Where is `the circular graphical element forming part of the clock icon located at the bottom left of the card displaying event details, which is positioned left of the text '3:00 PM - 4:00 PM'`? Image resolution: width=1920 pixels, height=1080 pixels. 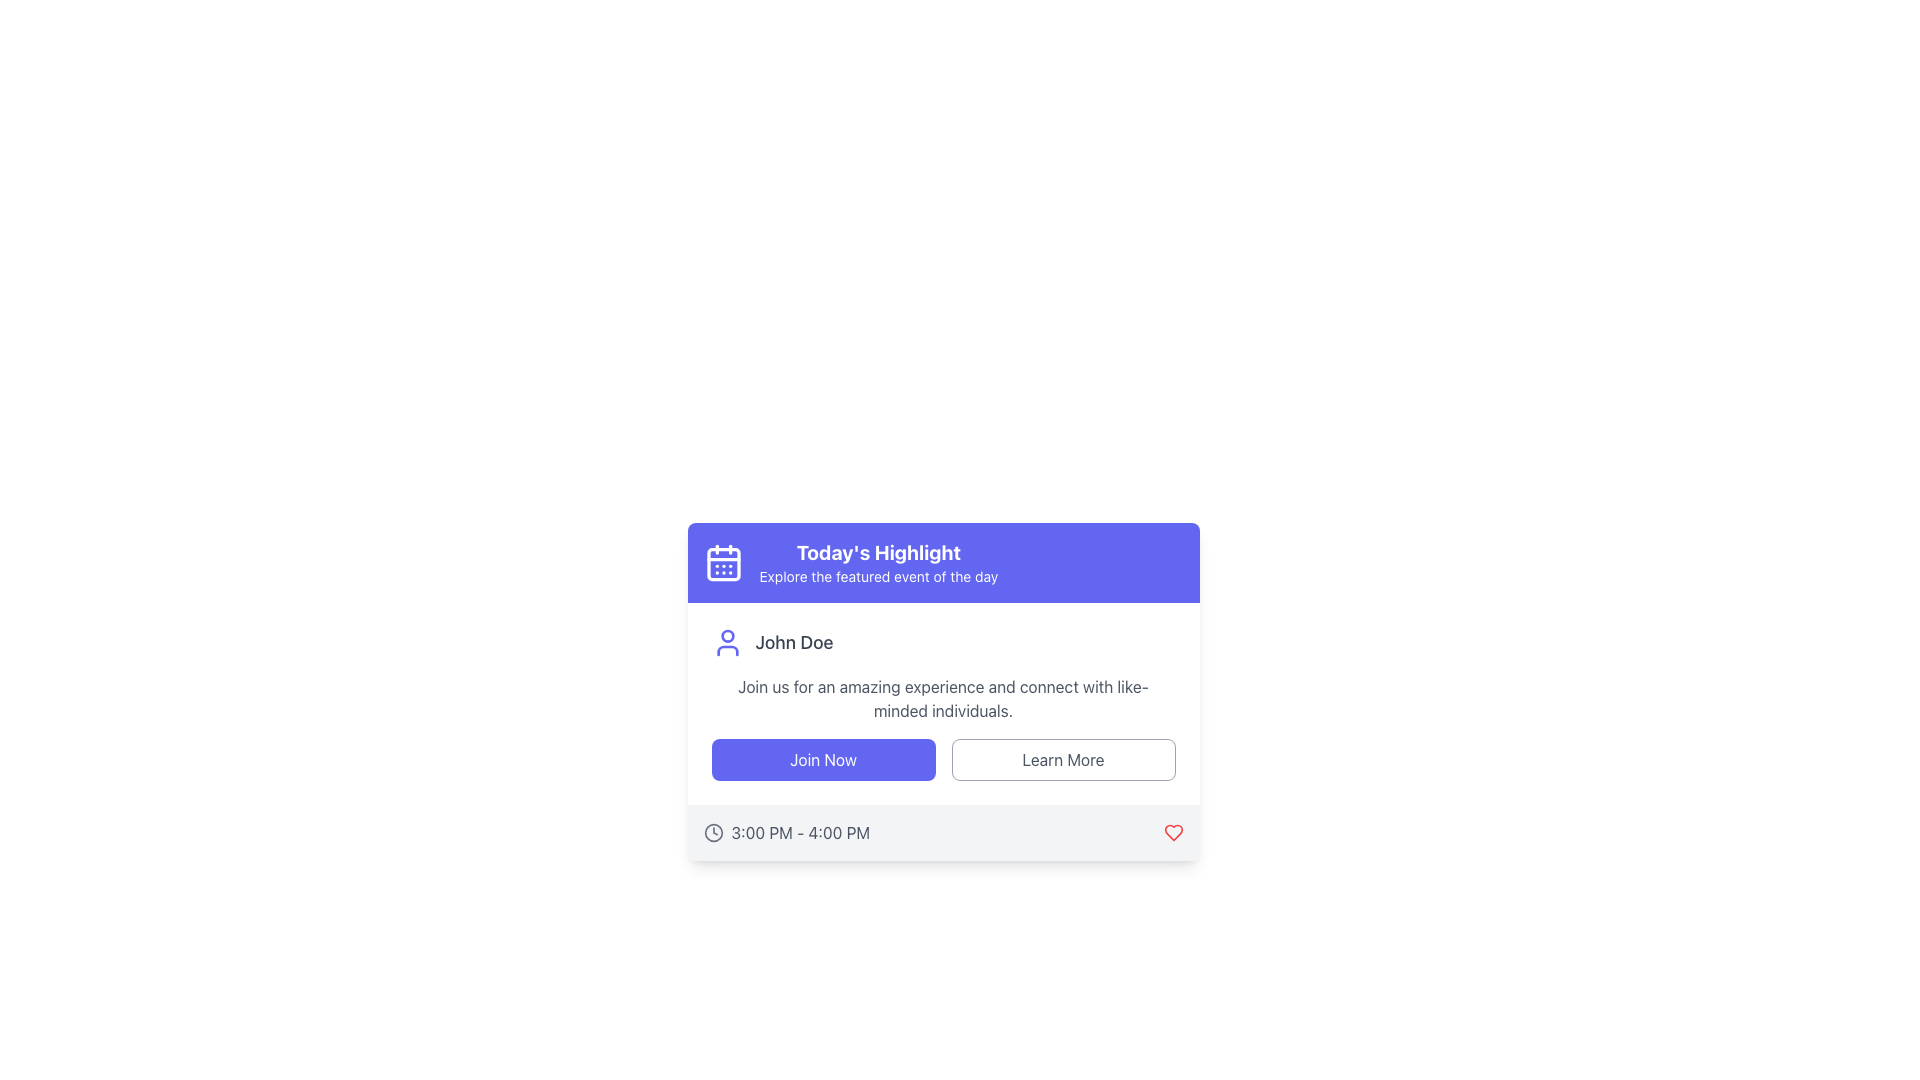
the circular graphical element forming part of the clock icon located at the bottom left of the card displaying event details, which is positioned left of the text '3:00 PM - 4:00 PM' is located at coordinates (713, 833).